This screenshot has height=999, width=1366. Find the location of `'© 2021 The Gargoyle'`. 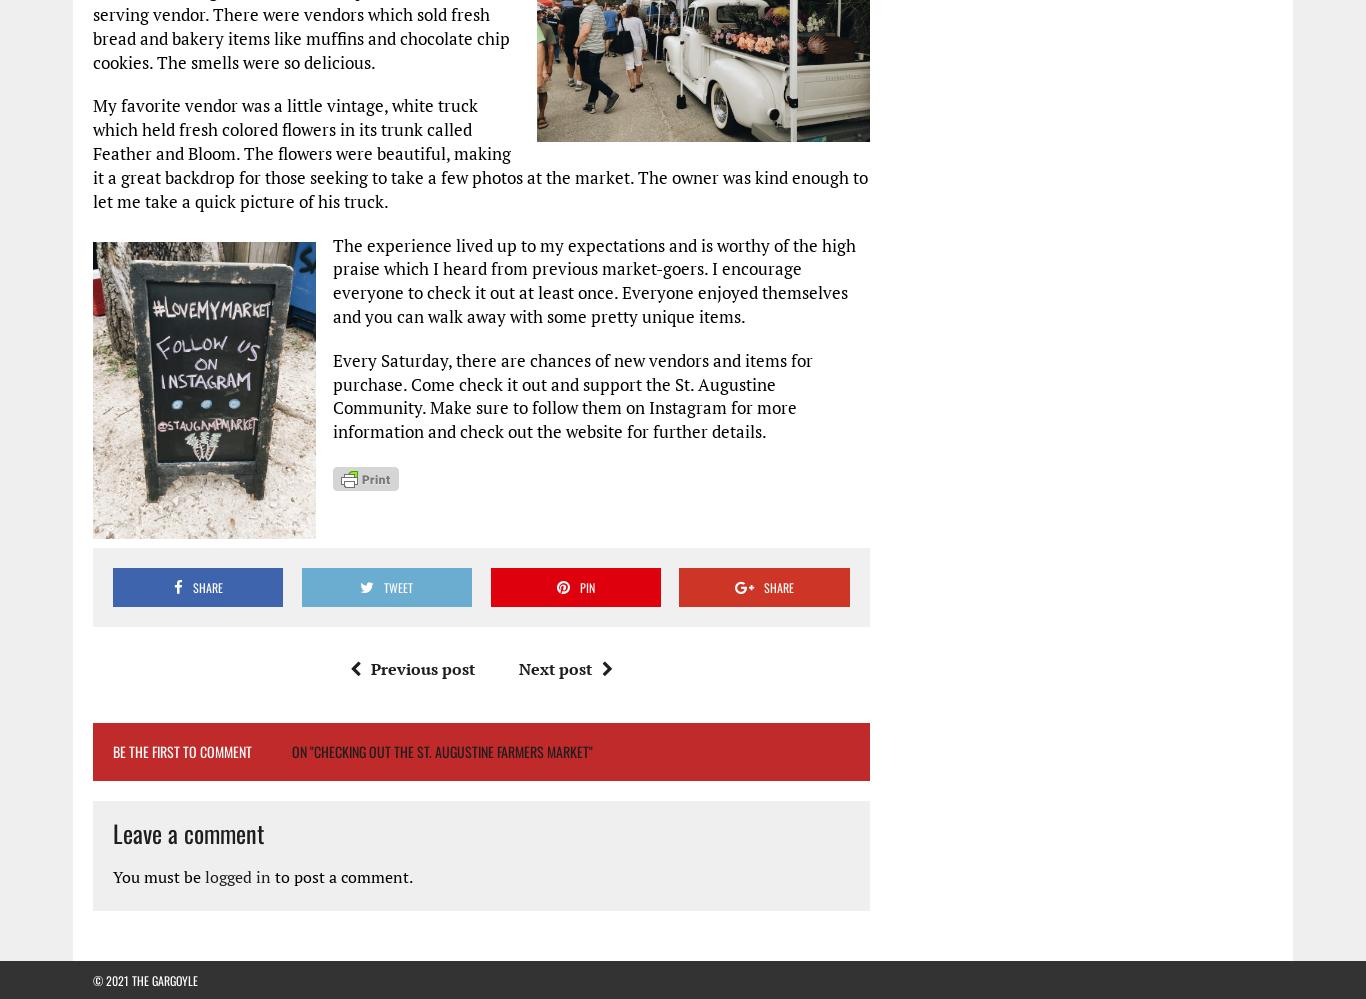

'© 2021 The Gargoyle' is located at coordinates (144, 978).